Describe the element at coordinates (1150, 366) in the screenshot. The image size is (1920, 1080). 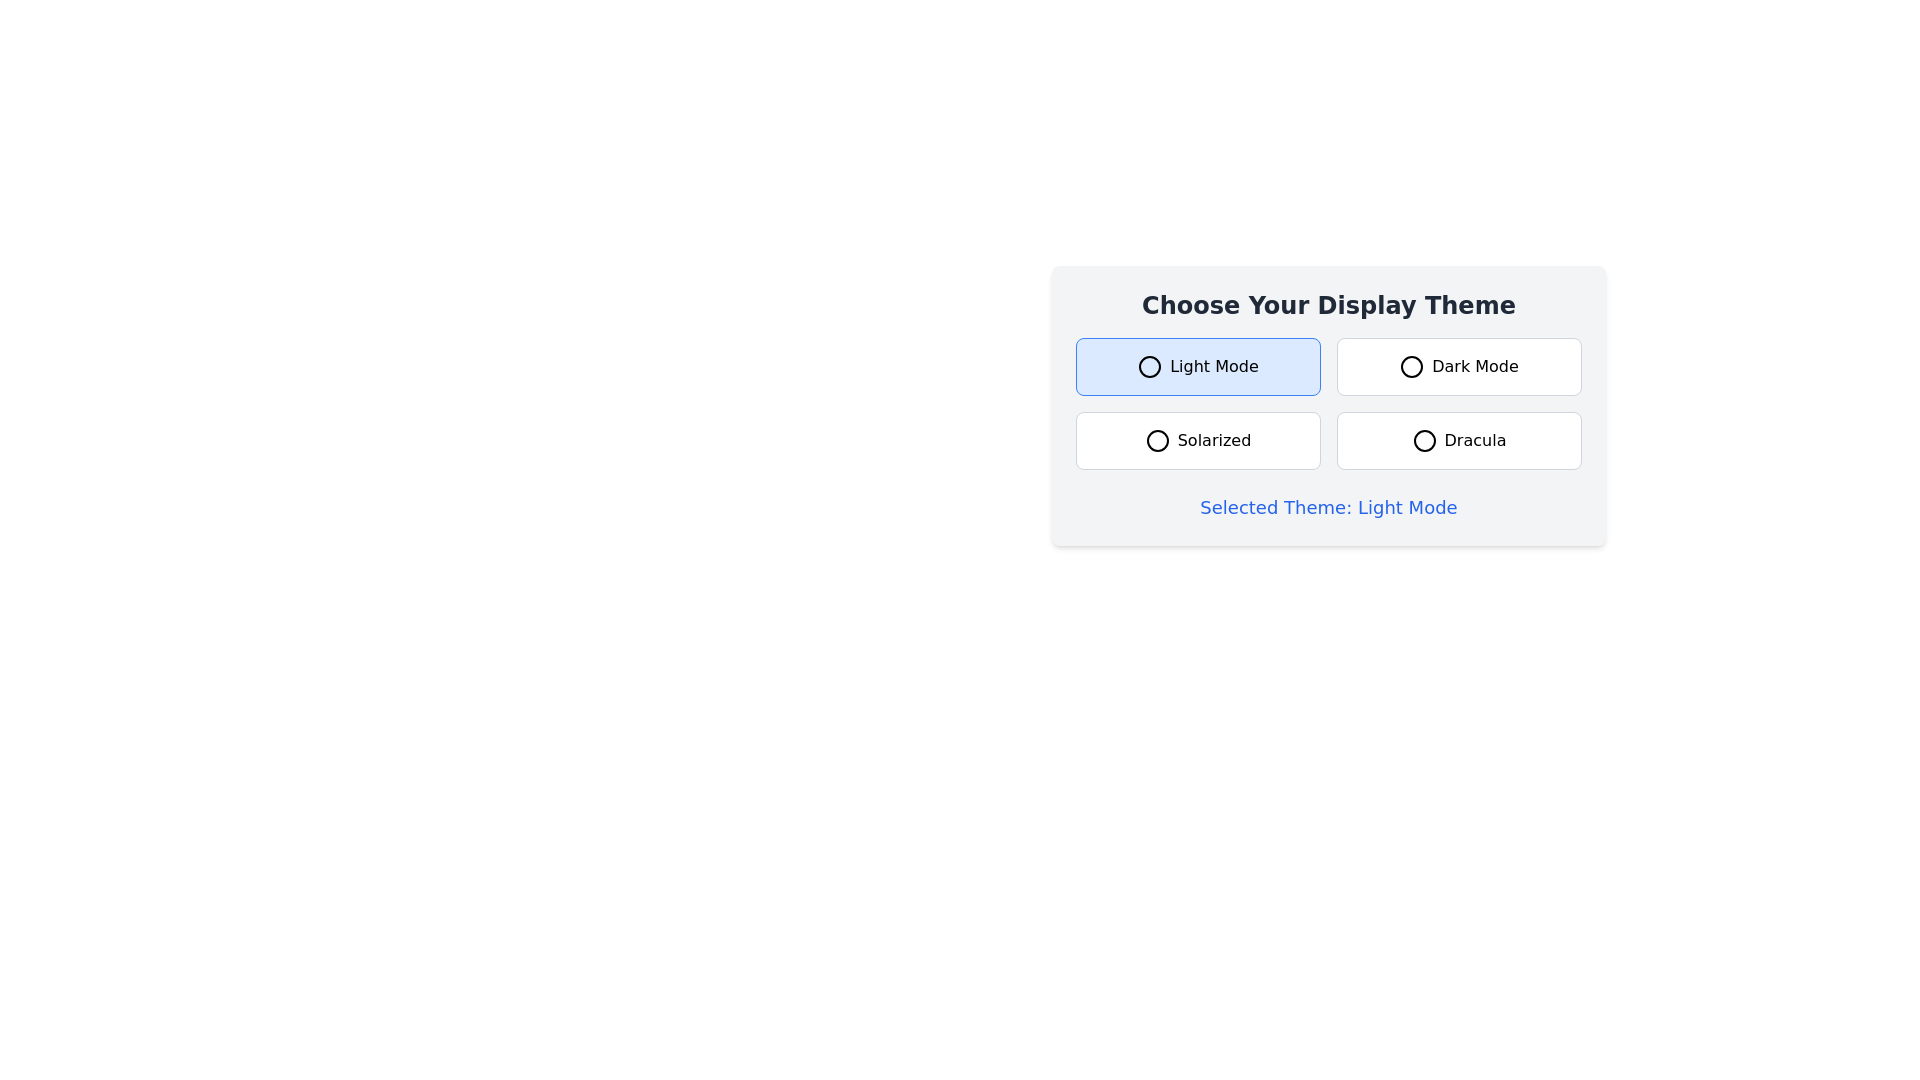
I see `the circular icon indicator located within the 'Light Mode' button` at that location.